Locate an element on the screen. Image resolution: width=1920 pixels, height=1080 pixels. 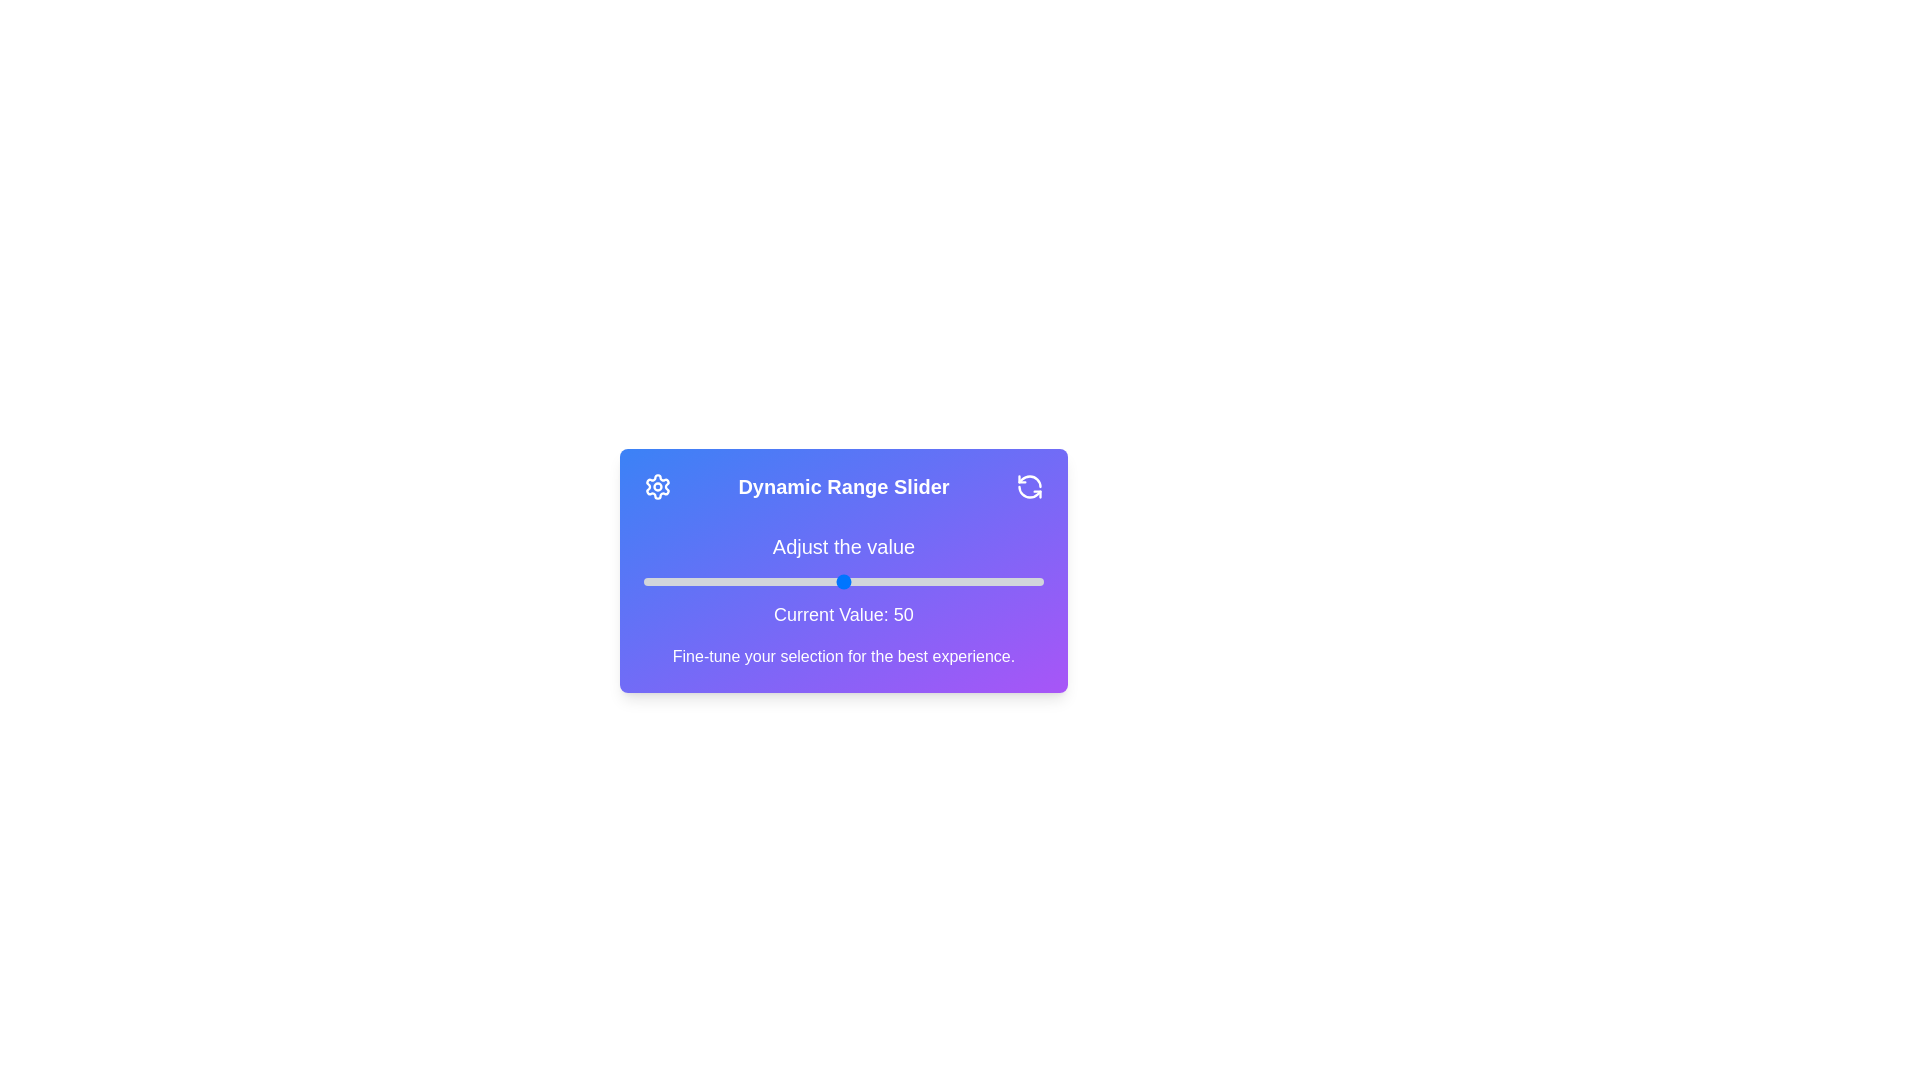
the slider to set the value to 5 is located at coordinates (663, 582).